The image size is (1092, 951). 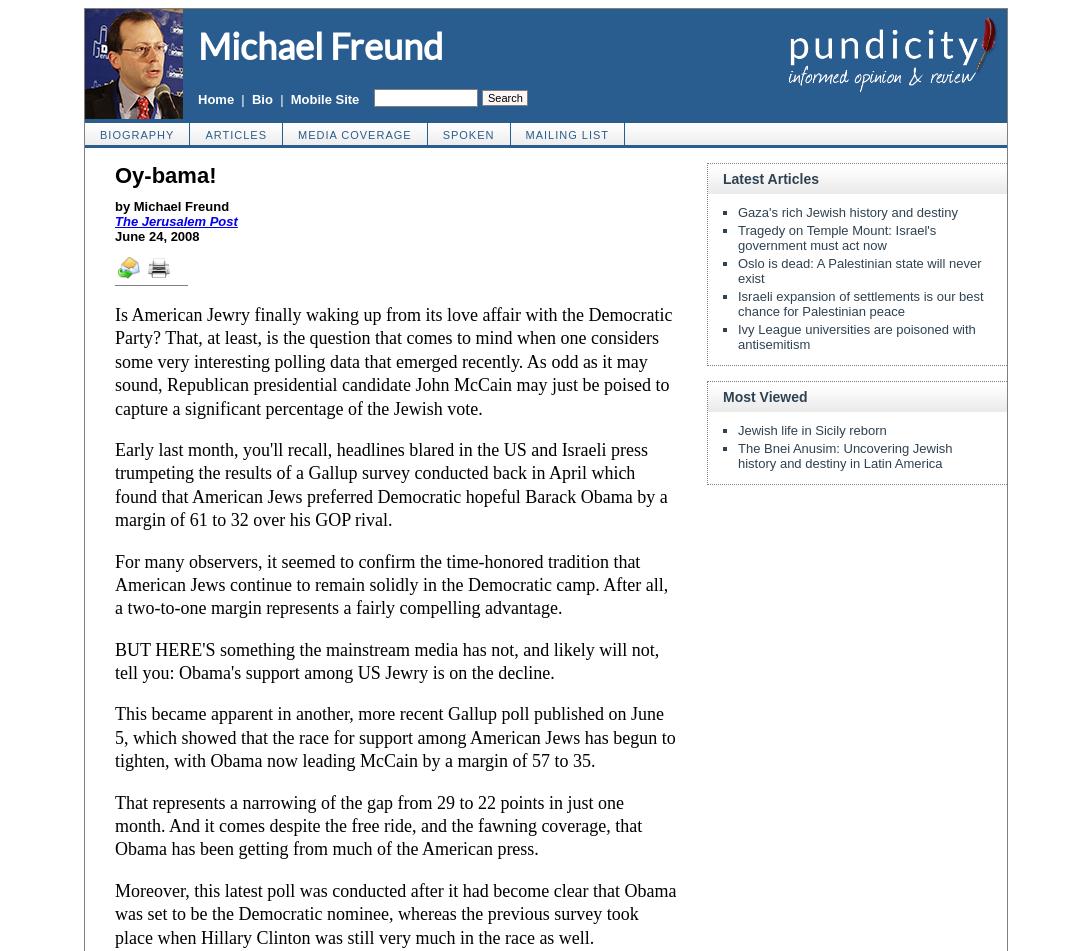 I want to click on 'Latest Articles', so click(x=723, y=178).